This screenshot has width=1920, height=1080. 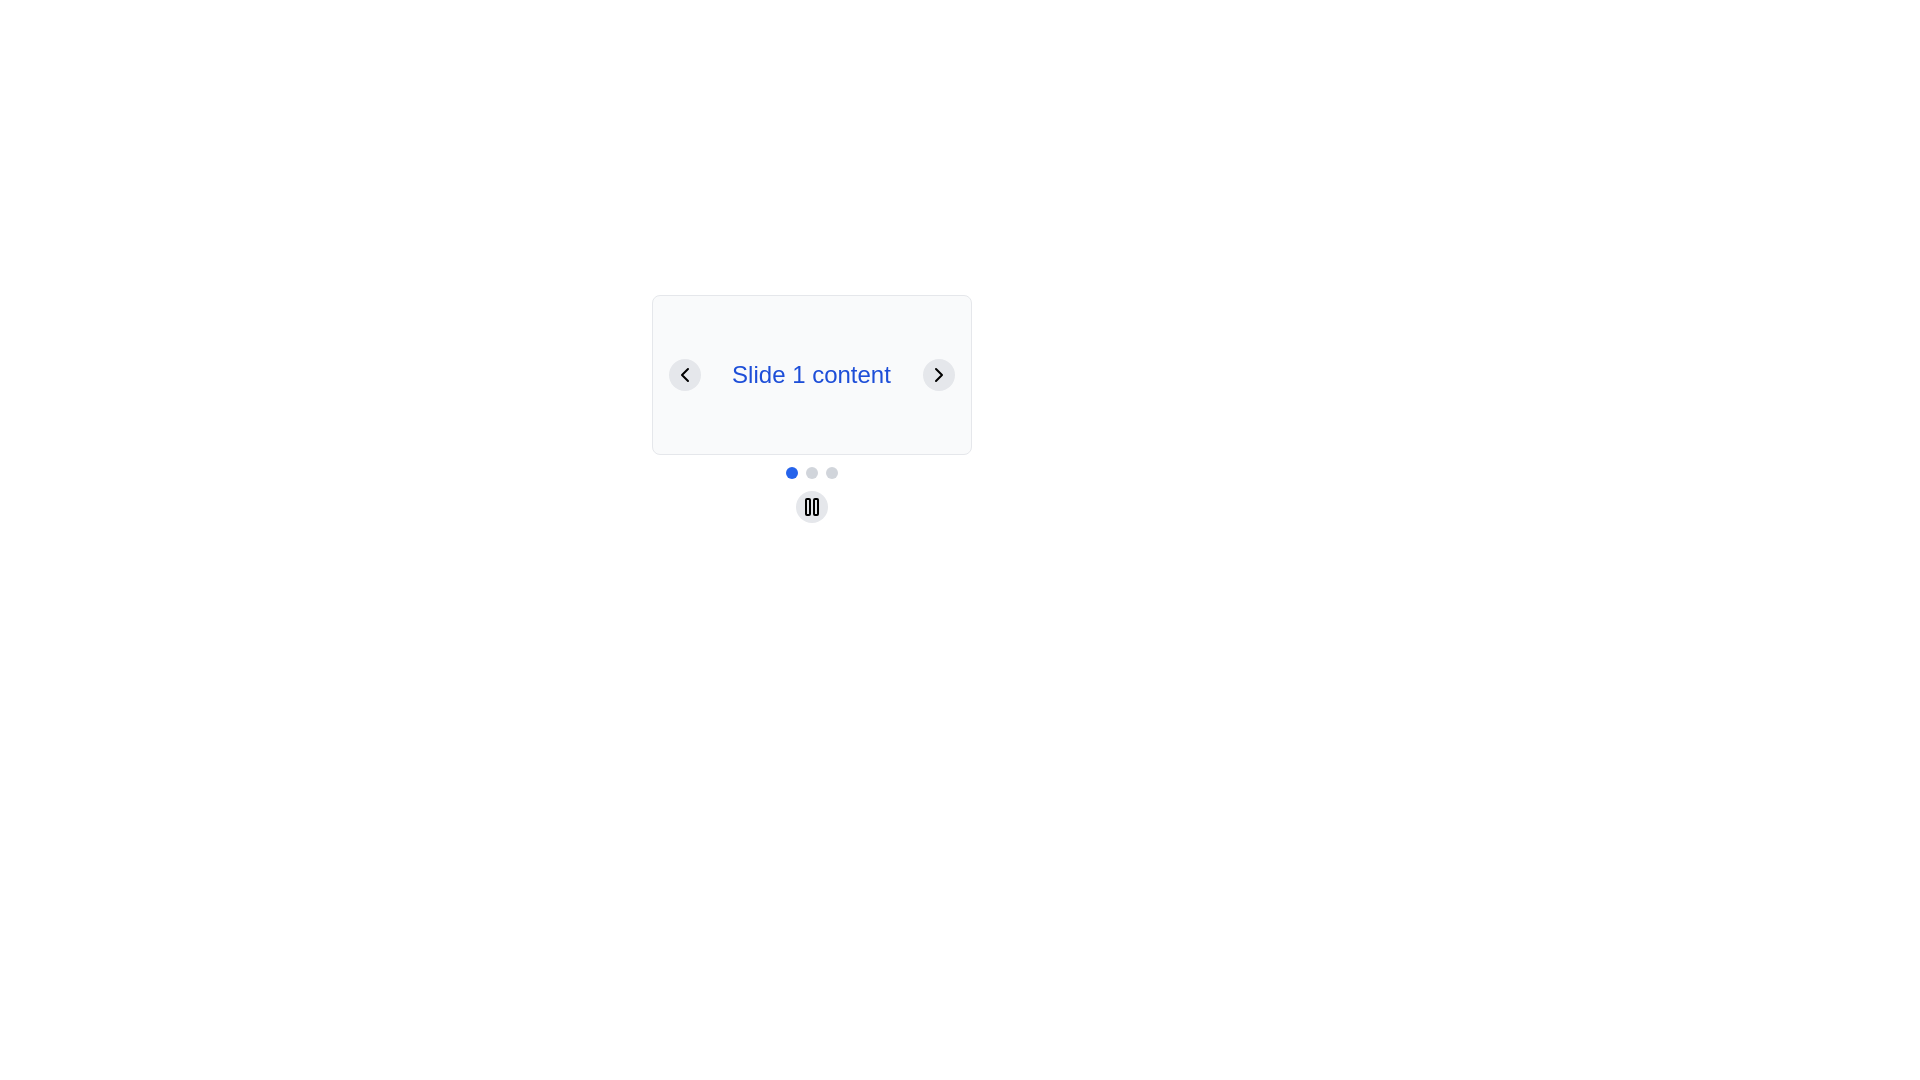 What do you see at coordinates (811, 374) in the screenshot?
I see `the text within the 'Slide 1' carousel slide to interact with the content` at bounding box center [811, 374].